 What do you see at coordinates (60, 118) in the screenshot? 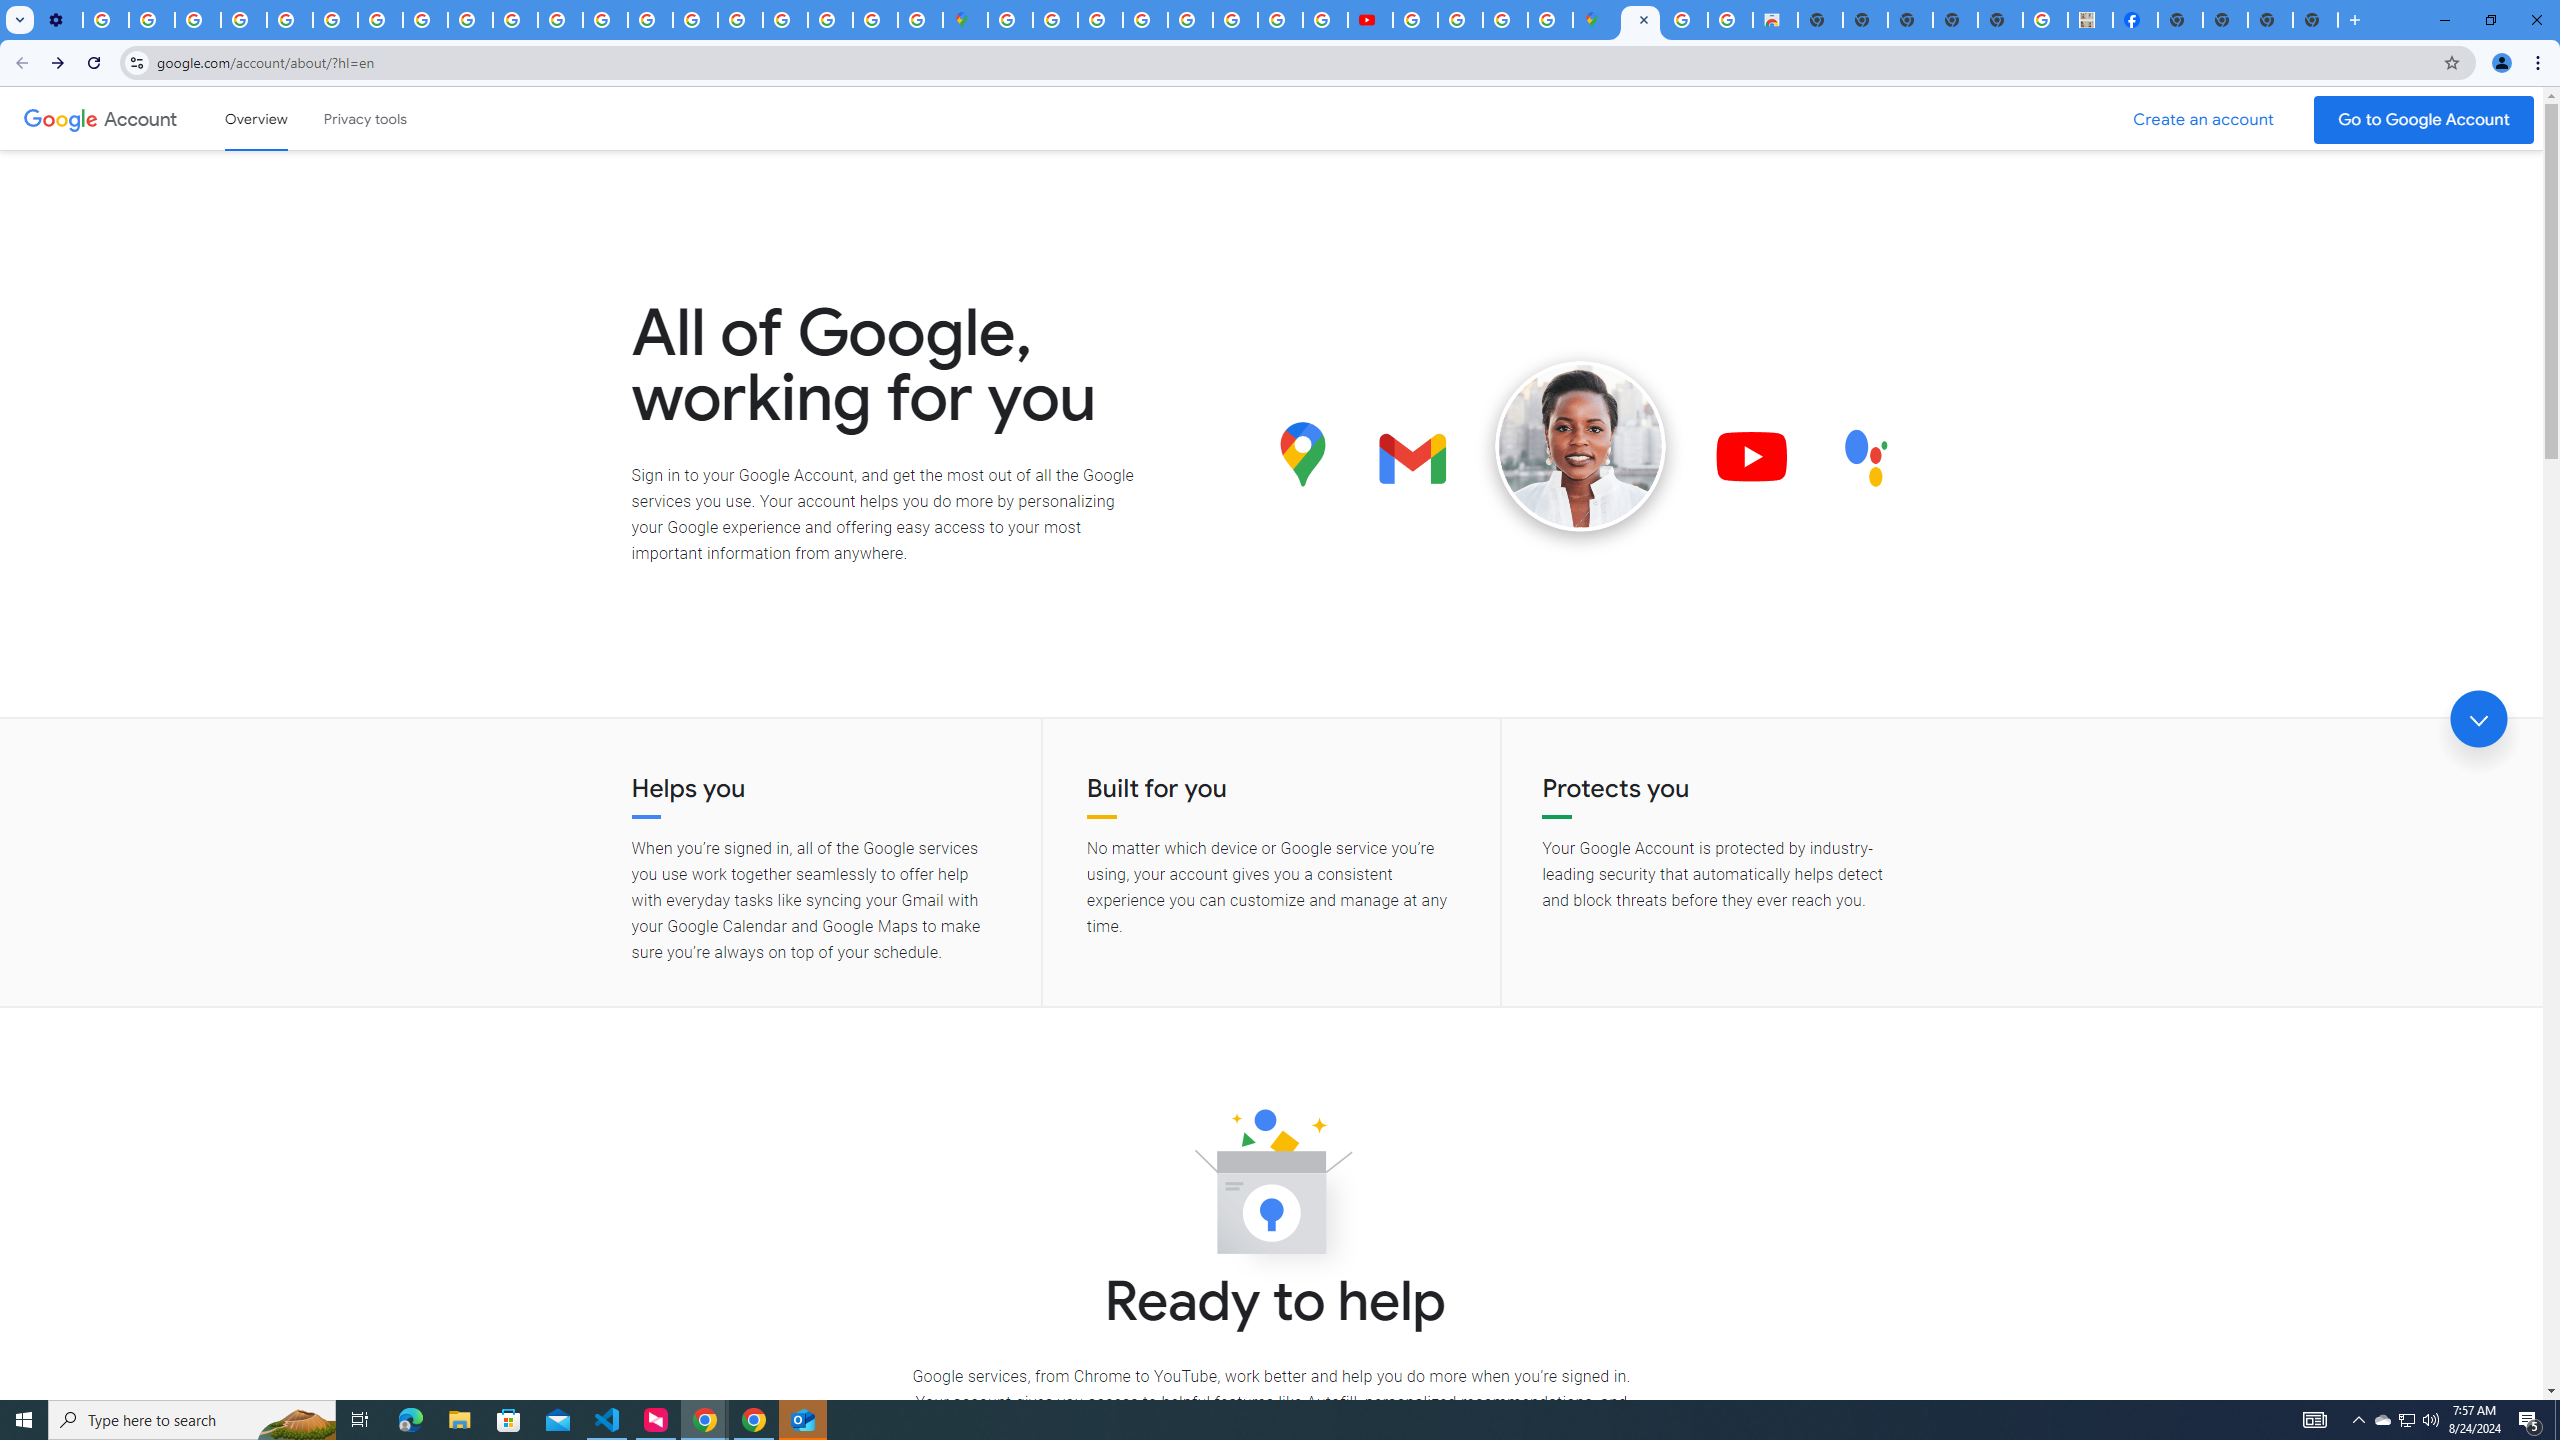
I see `'Google logo'` at bounding box center [60, 118].